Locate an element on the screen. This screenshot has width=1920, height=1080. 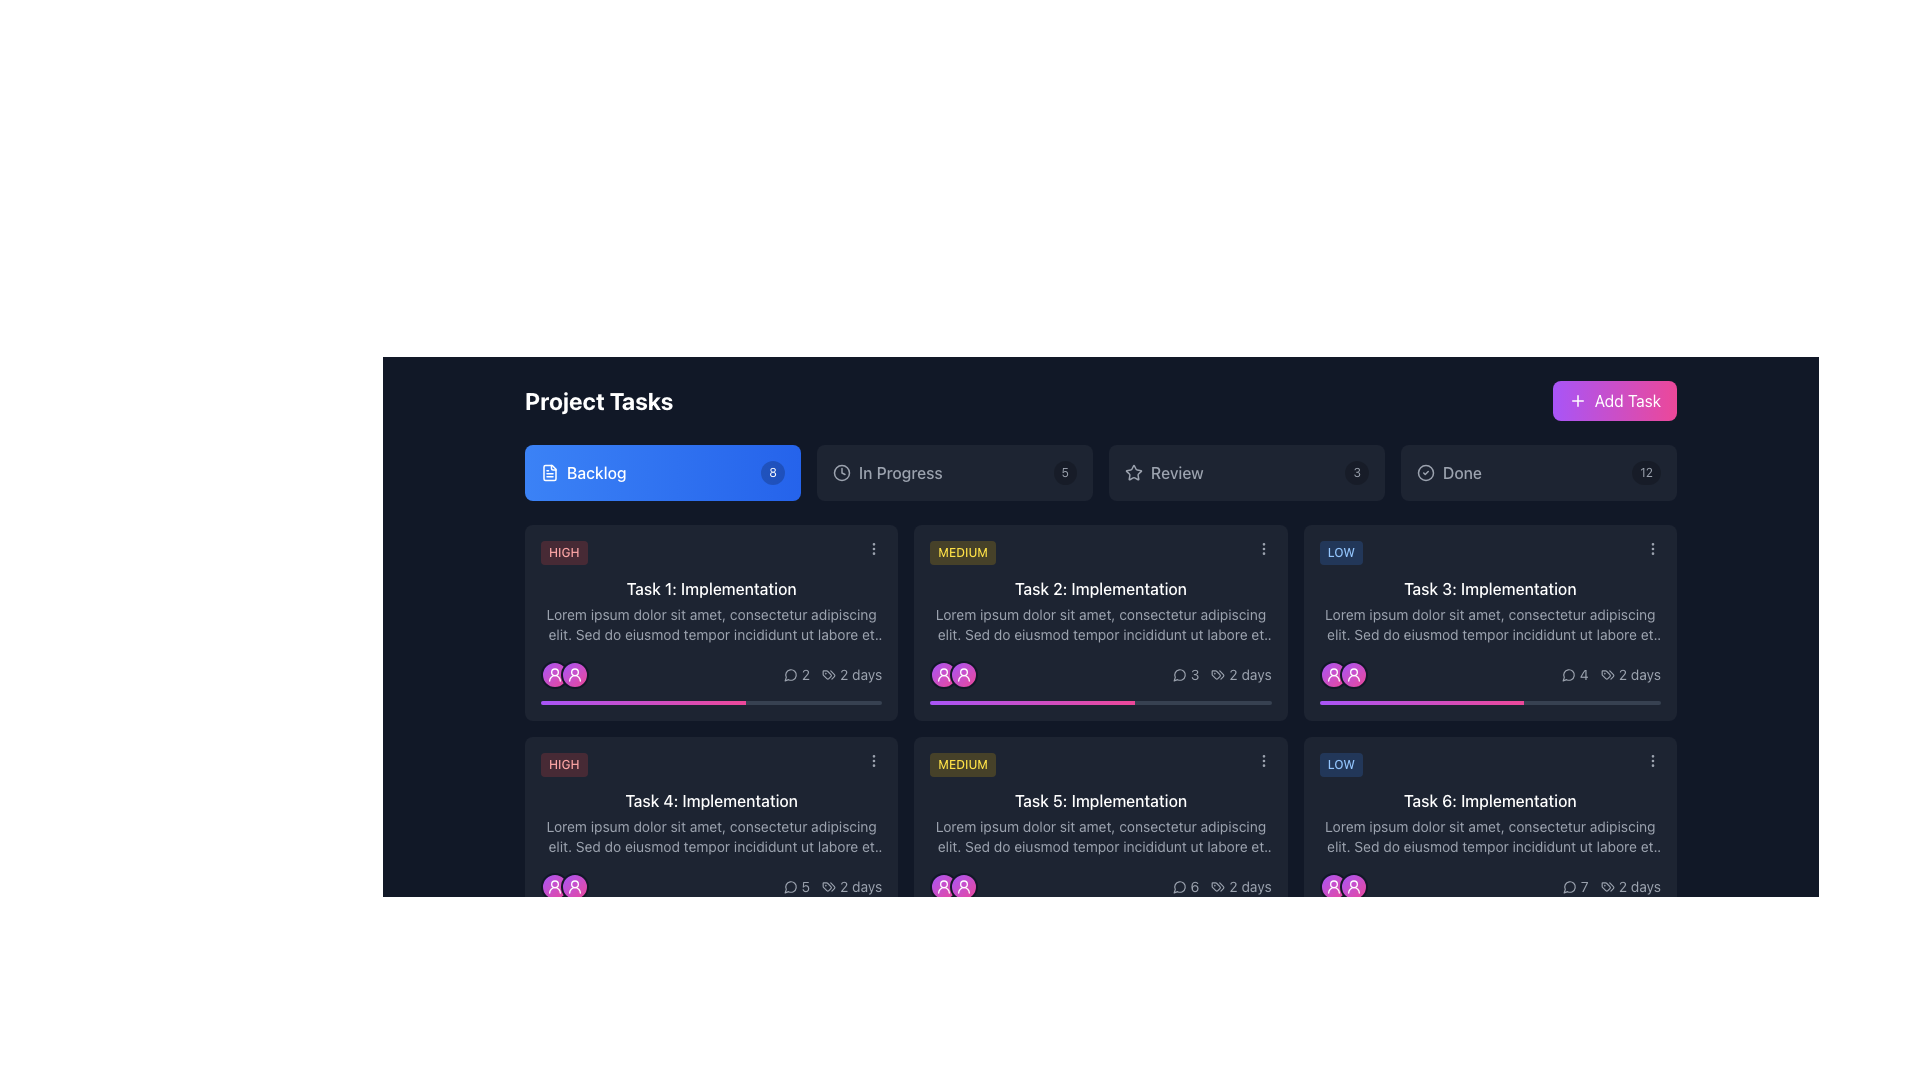
the Text Label displaying the numeric value '7' next to the comment icon in the bottom right corner of the task card for 'Task 6: Implementation' is located at coordinates (1574, 886).